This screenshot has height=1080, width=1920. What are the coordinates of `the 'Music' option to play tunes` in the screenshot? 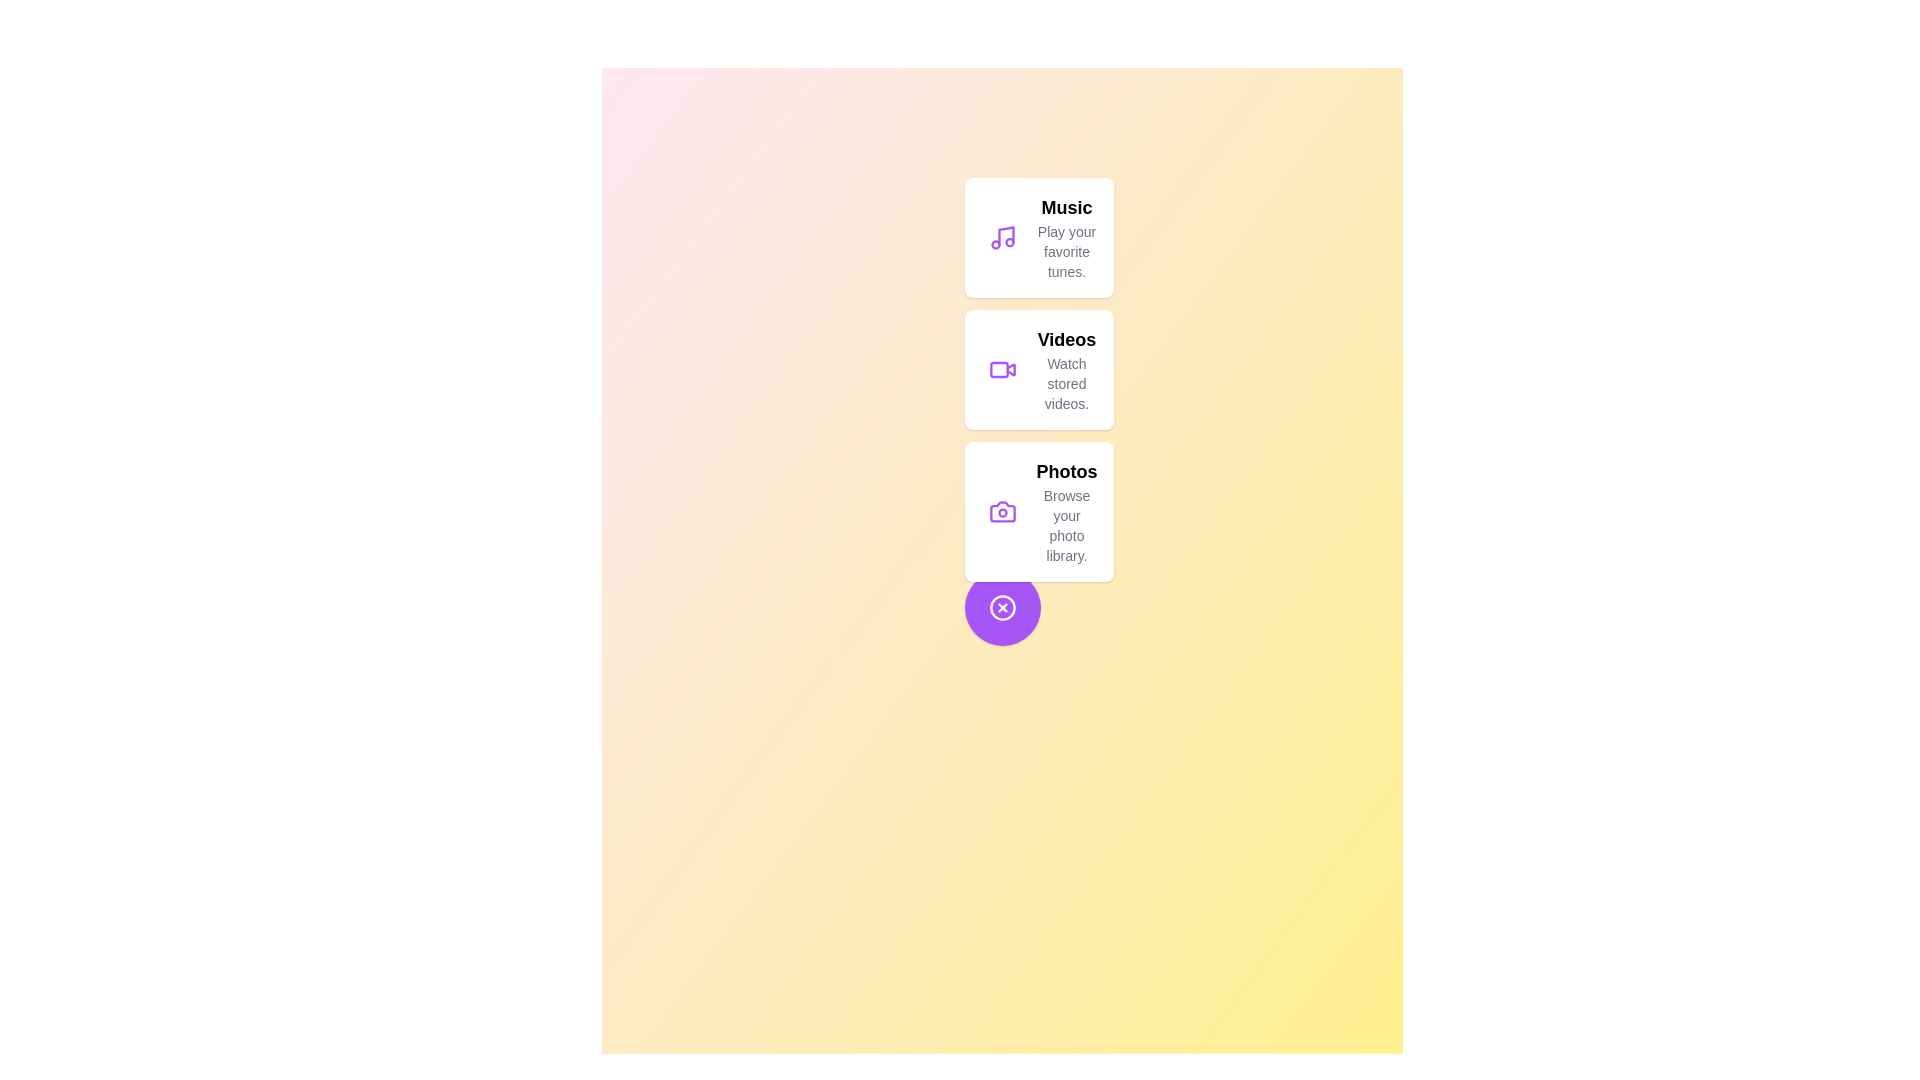 It's located at (1038, 237).